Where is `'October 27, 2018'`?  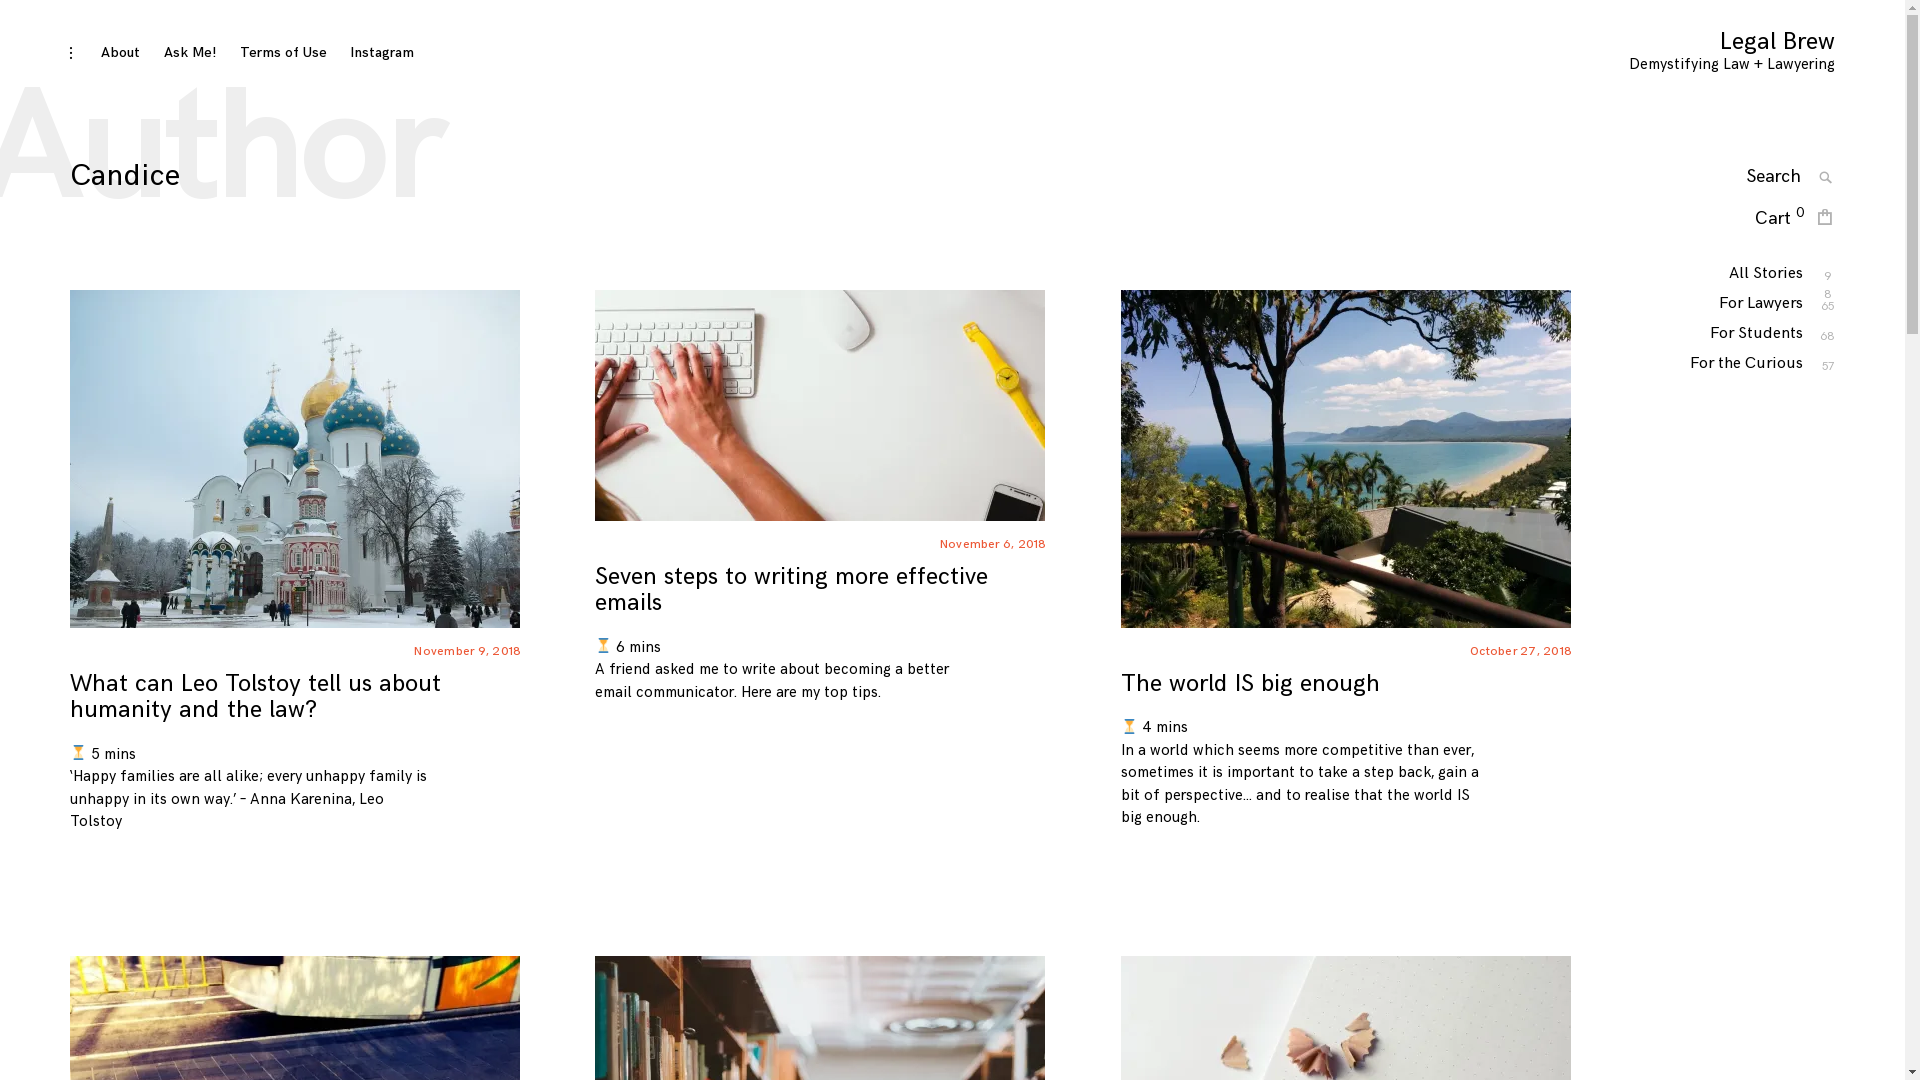 'October 27, 2018' is located at coordinates (1520, 651).